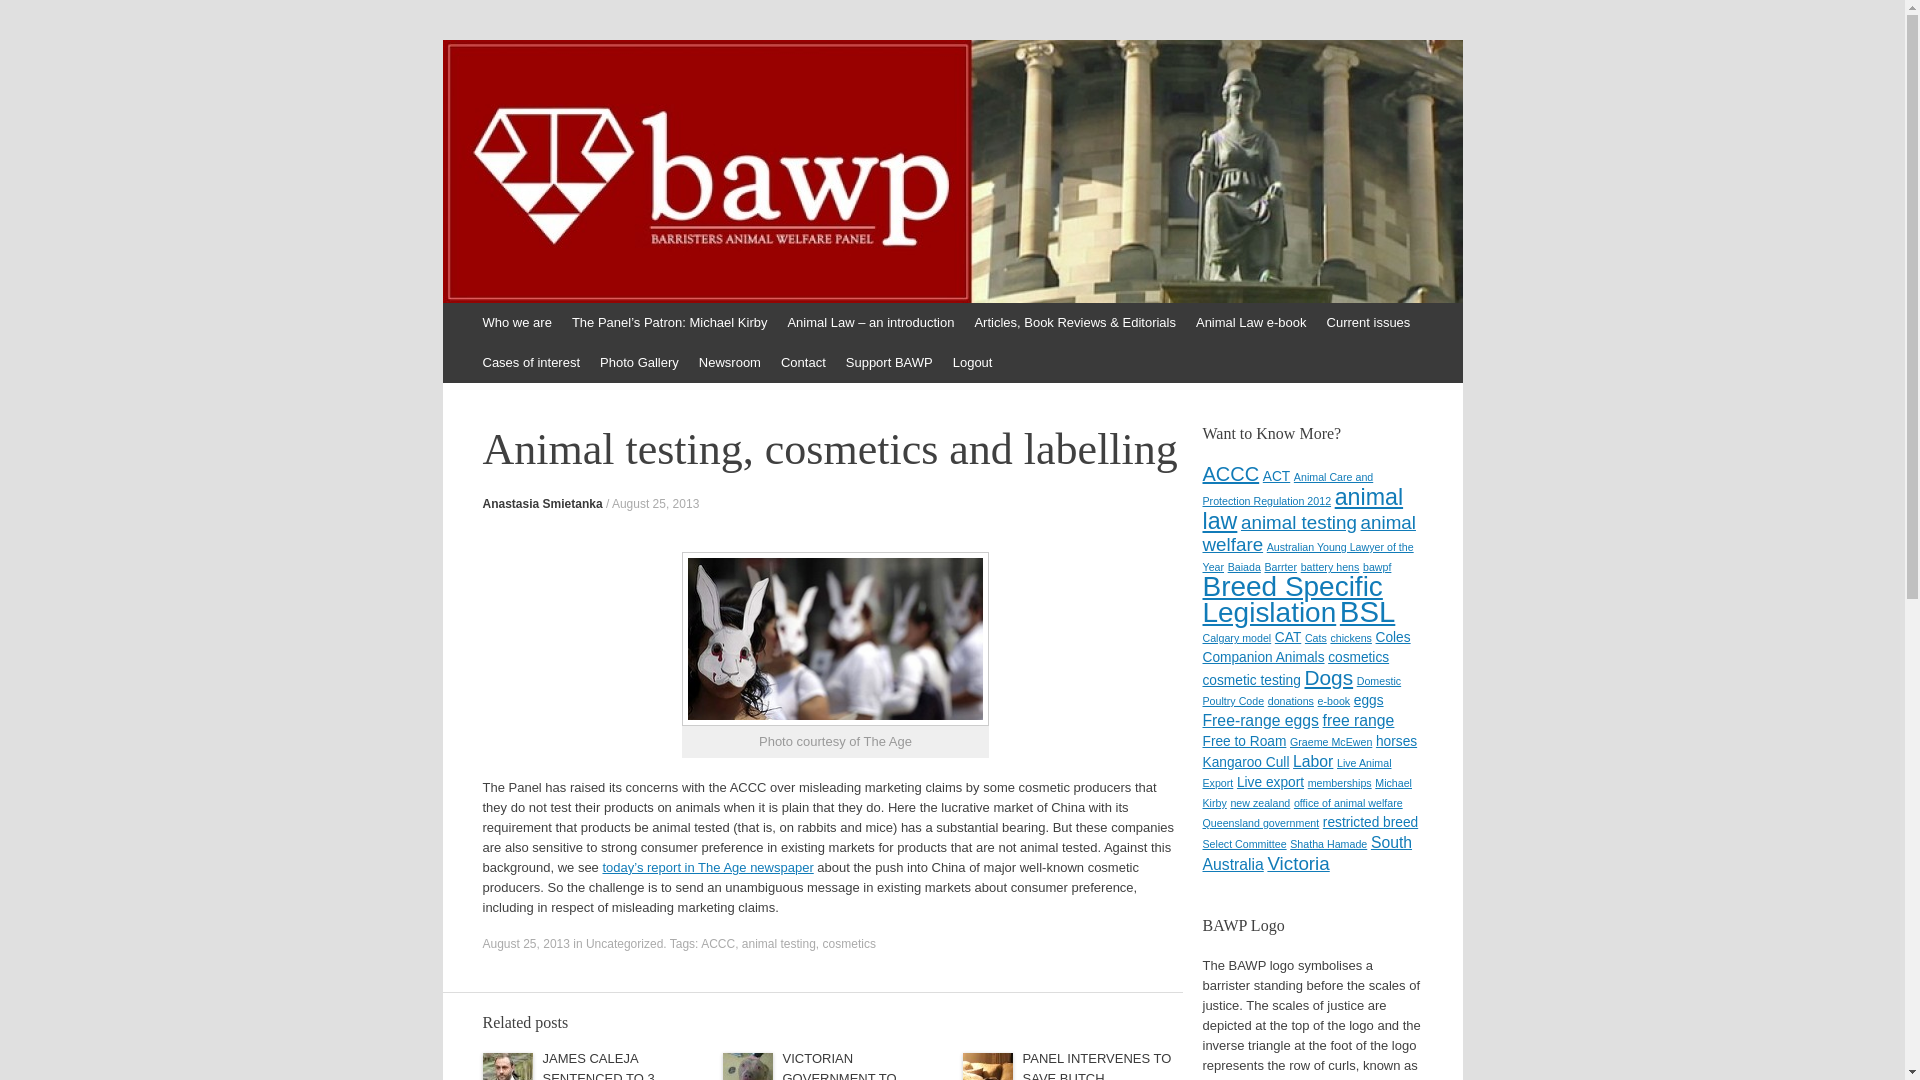 The height and width of the screenshot is (1080, 1920). I want to click on 'restricted breed', so click(1369, 822).